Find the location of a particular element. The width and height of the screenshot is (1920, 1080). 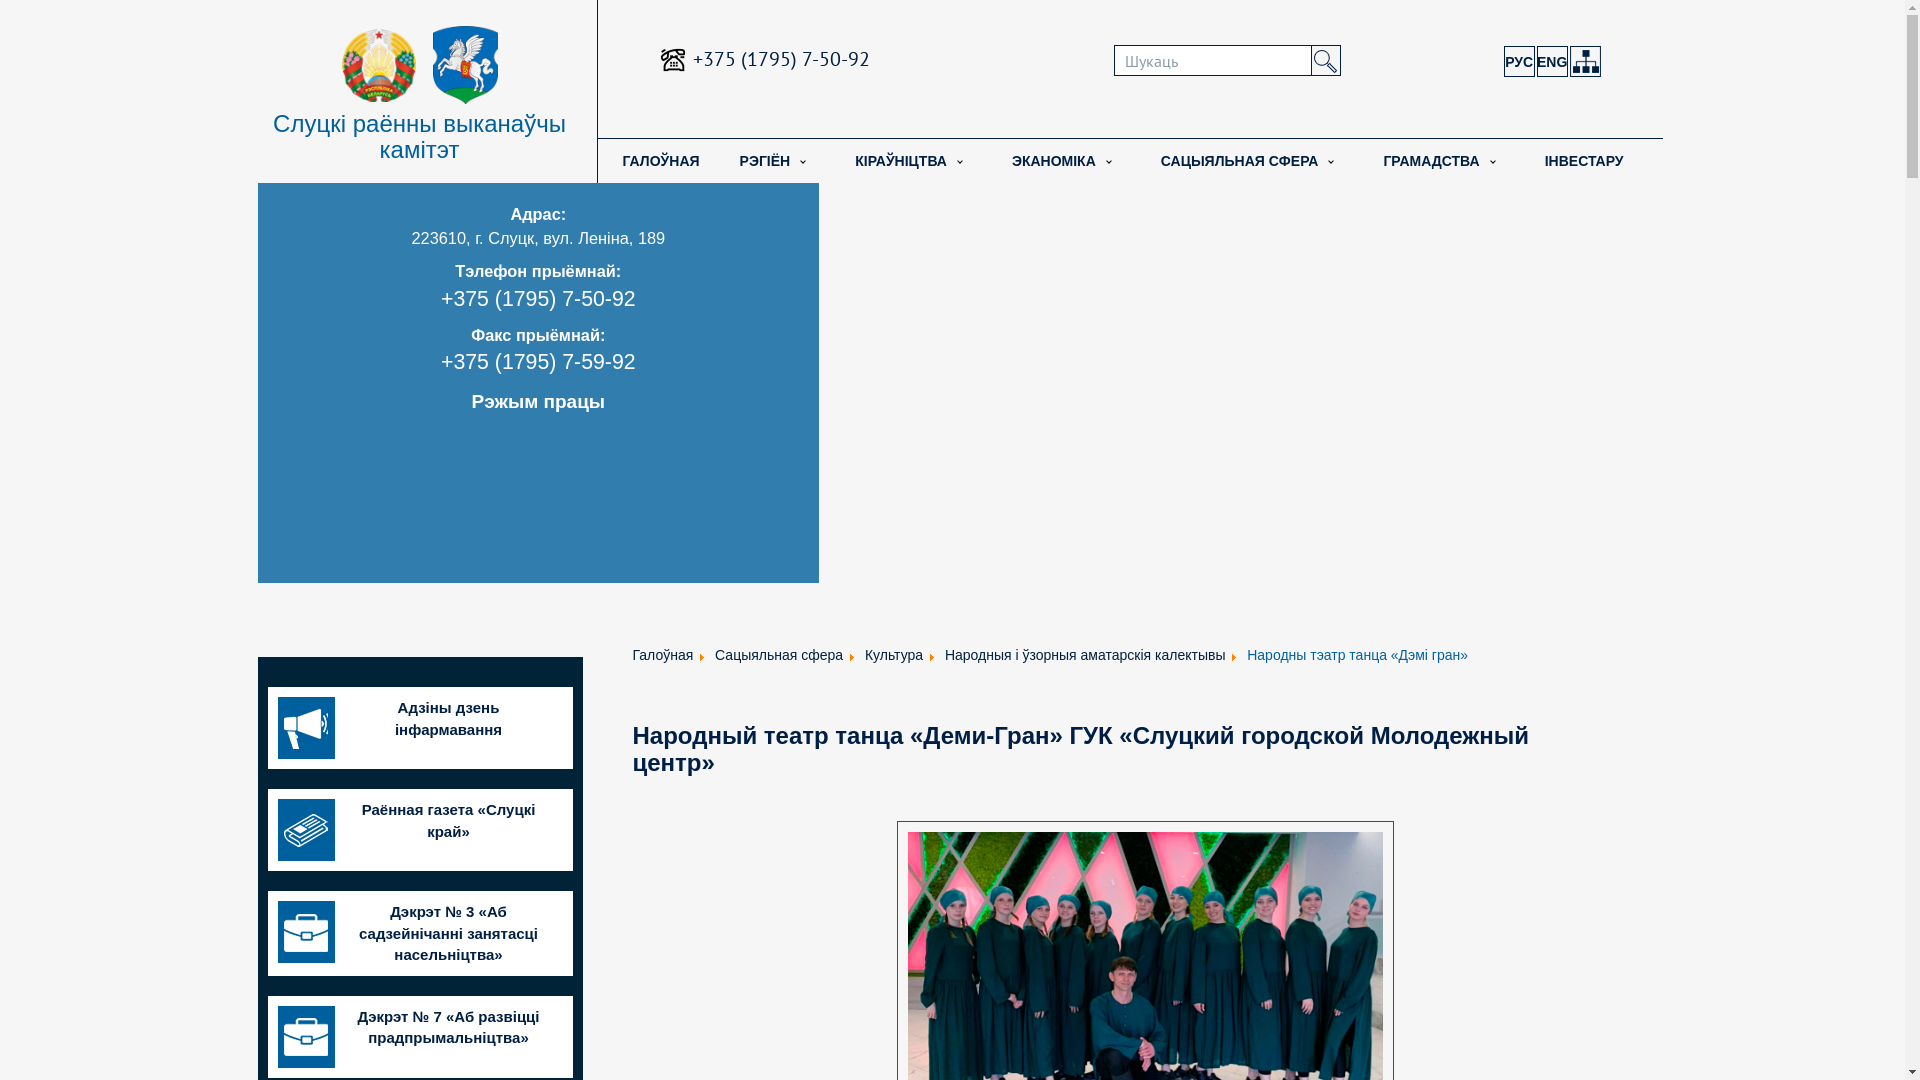

'+375 (1795) 7-59-92' is located at coordinates (440, 362).